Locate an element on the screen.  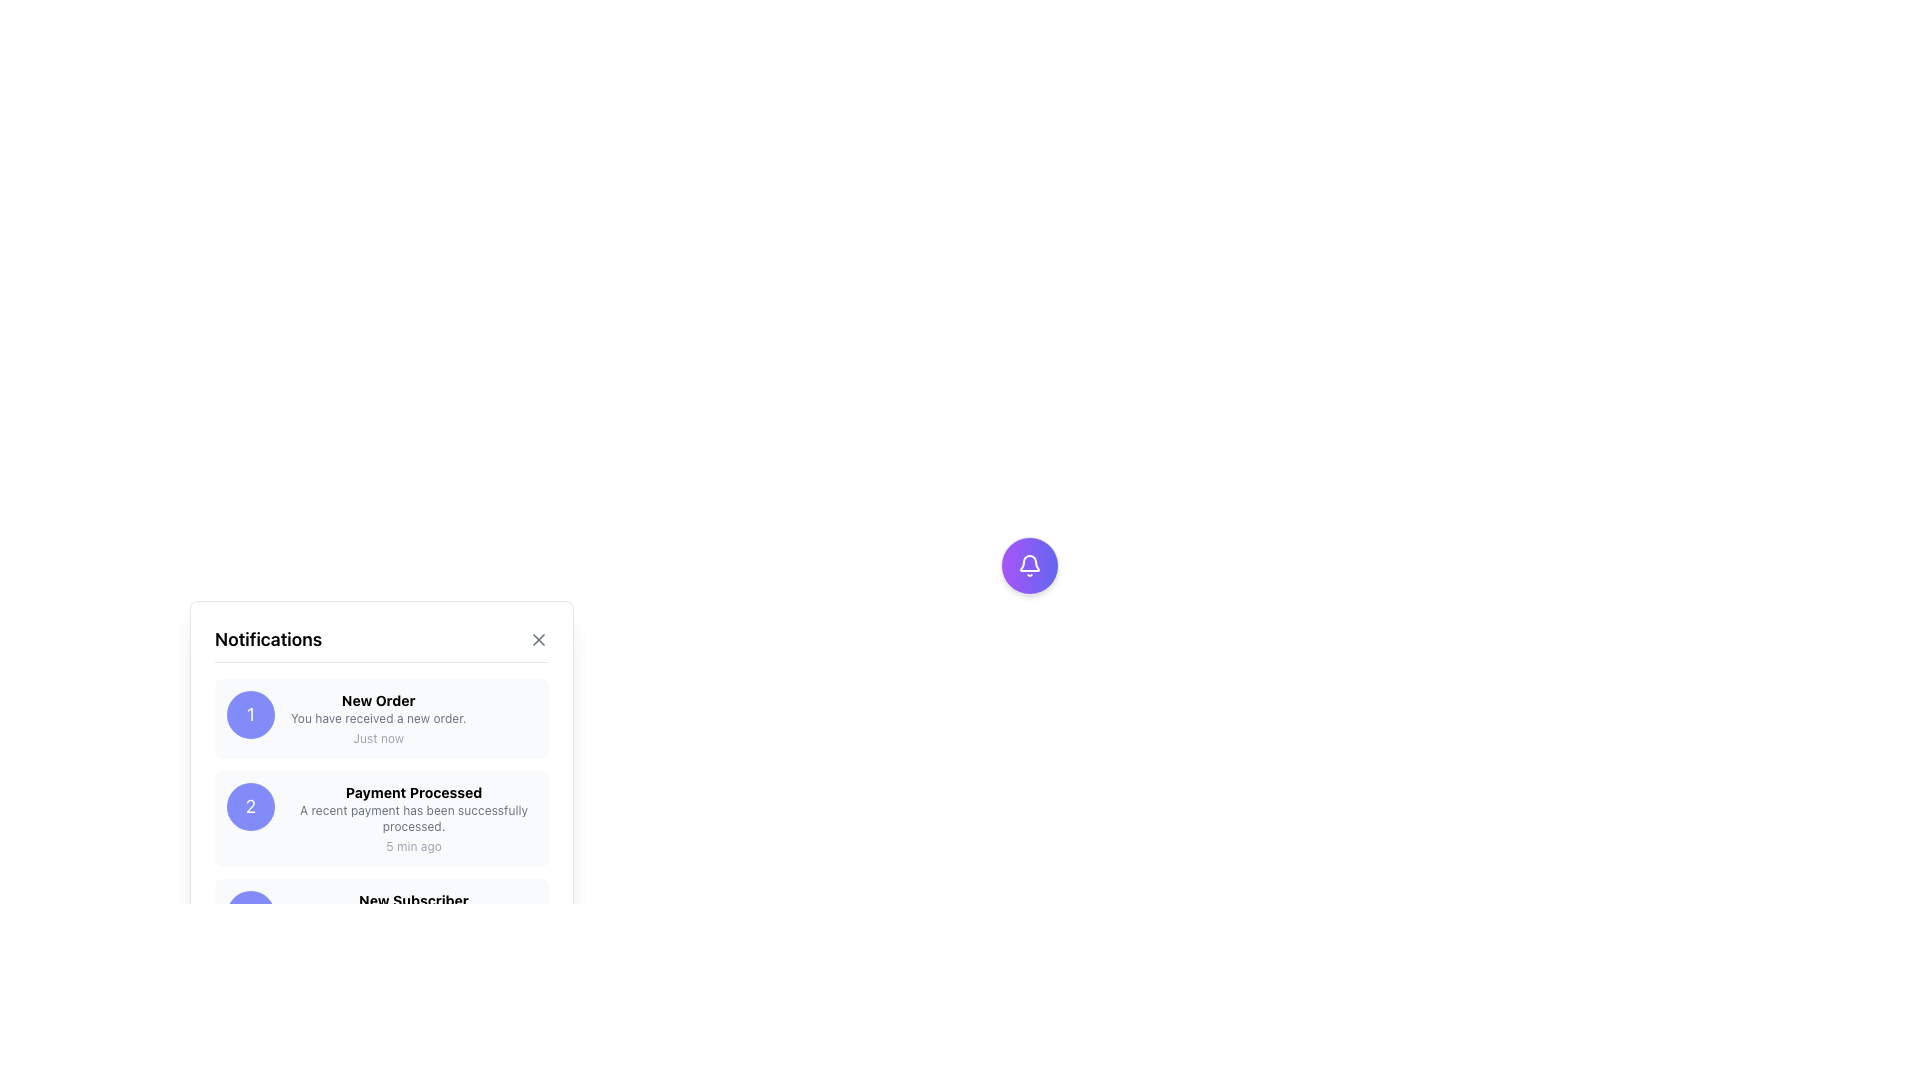
the second notification item titled 'Payment Processed' to bring up a context menu is located at coordinates (382, 818).